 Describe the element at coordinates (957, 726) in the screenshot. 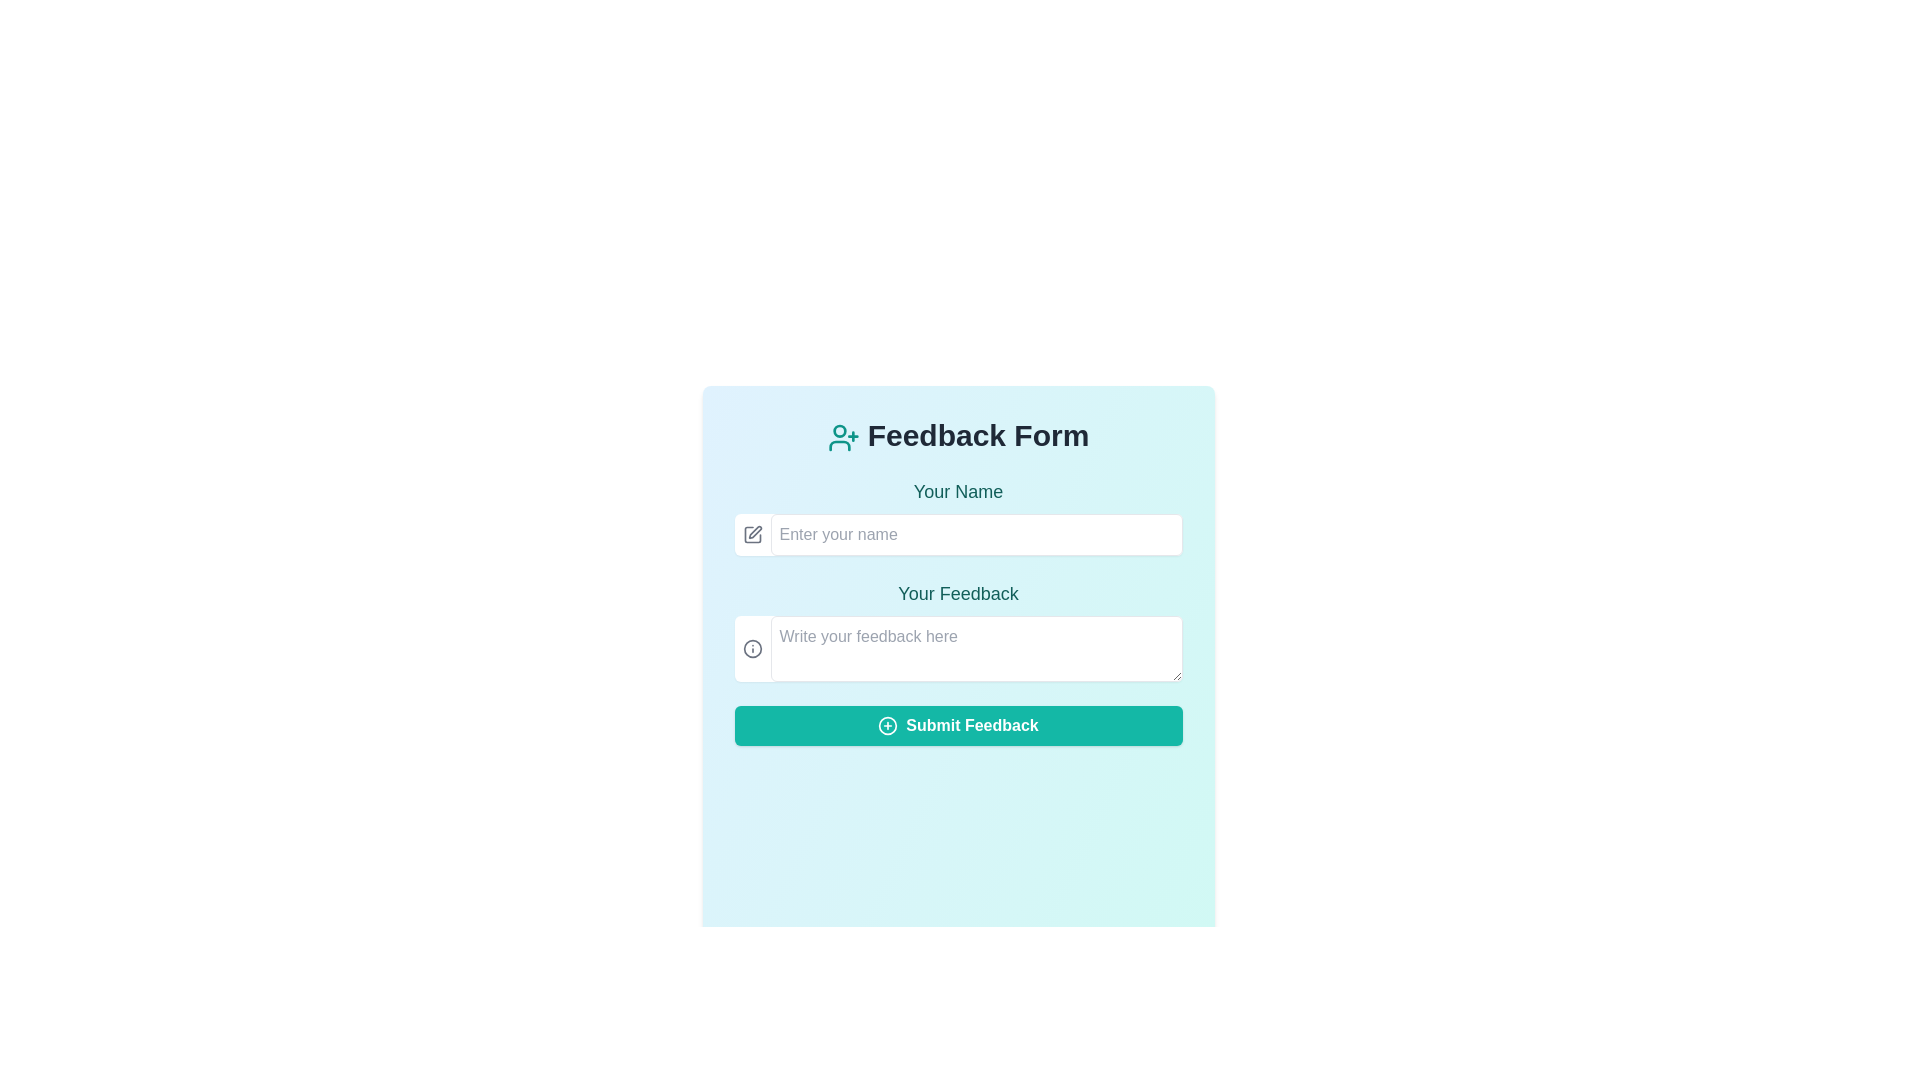

I see `the feedback submission button located at the bottom of the form layout to observe the hover effects` at that location.